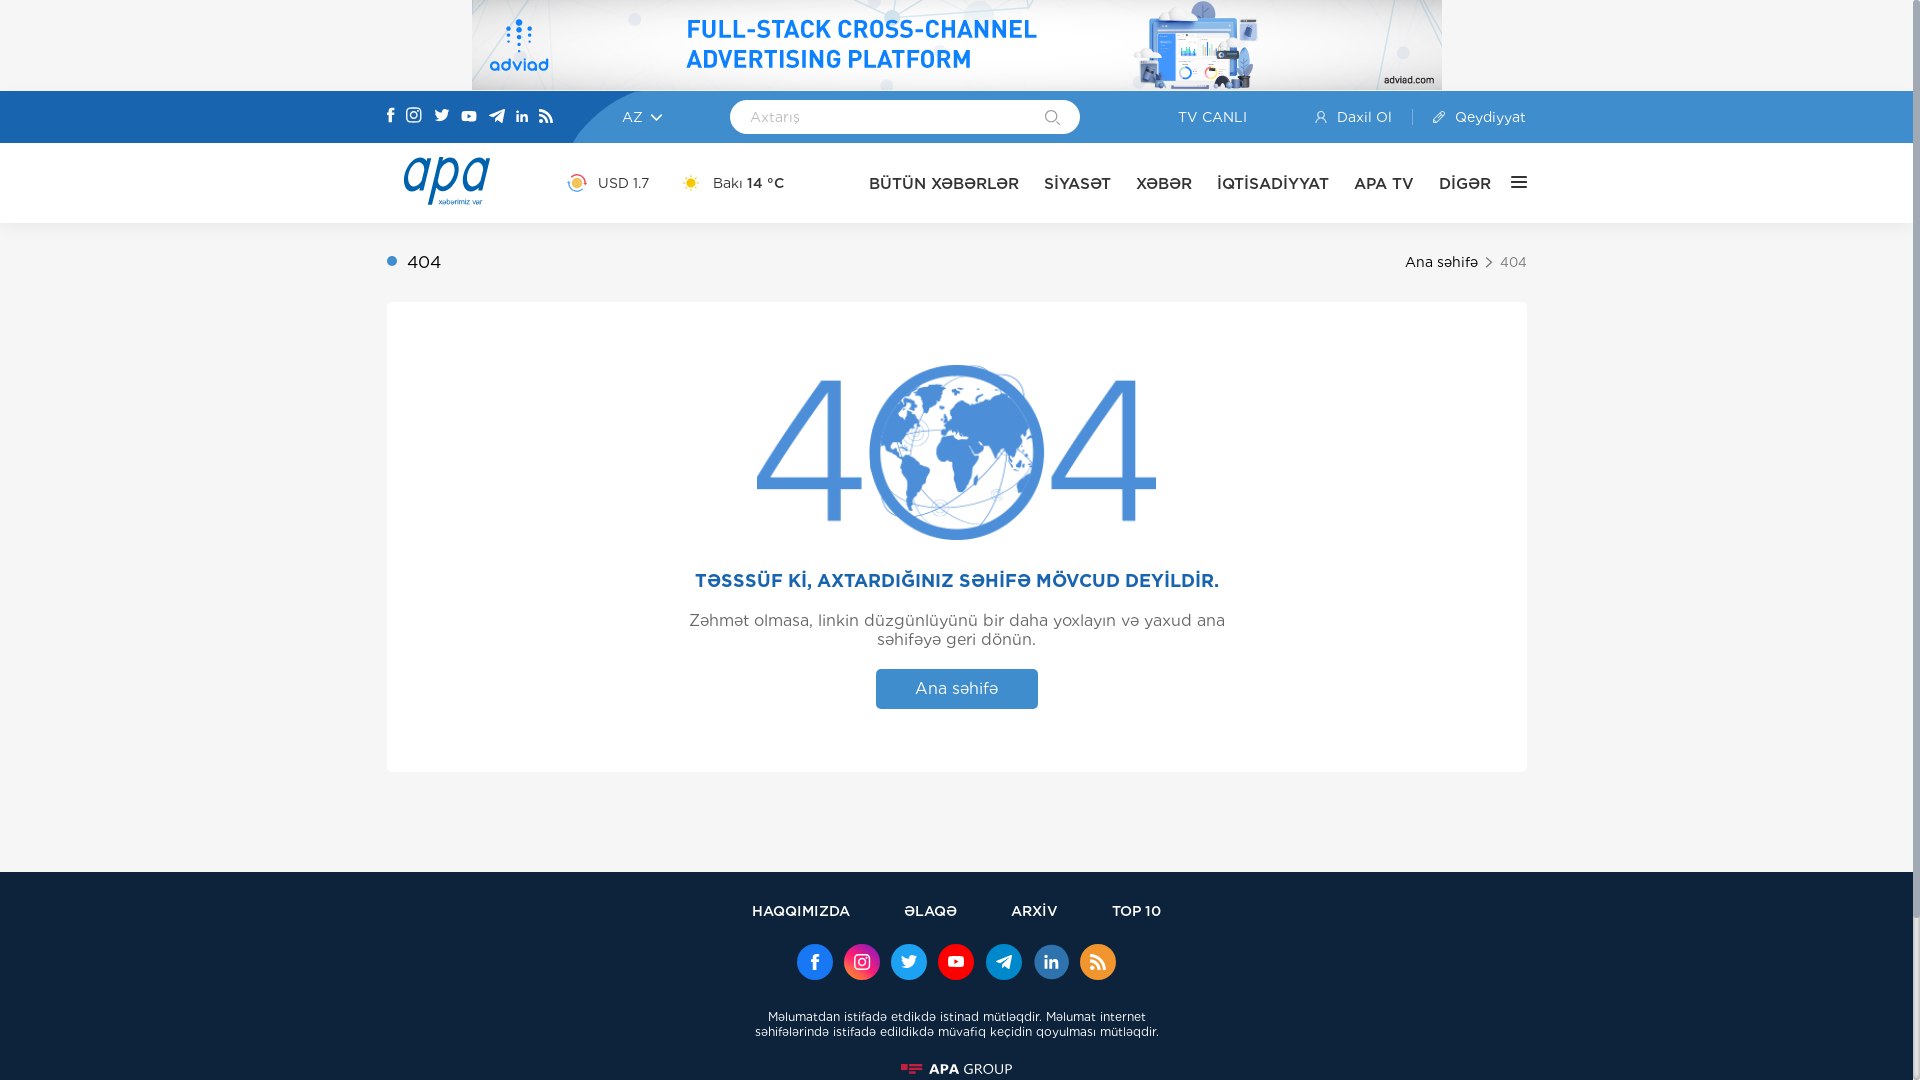 This screenshot has height=1080, width=1920. I want to click on 'USD 1.7', so click(606, 182).